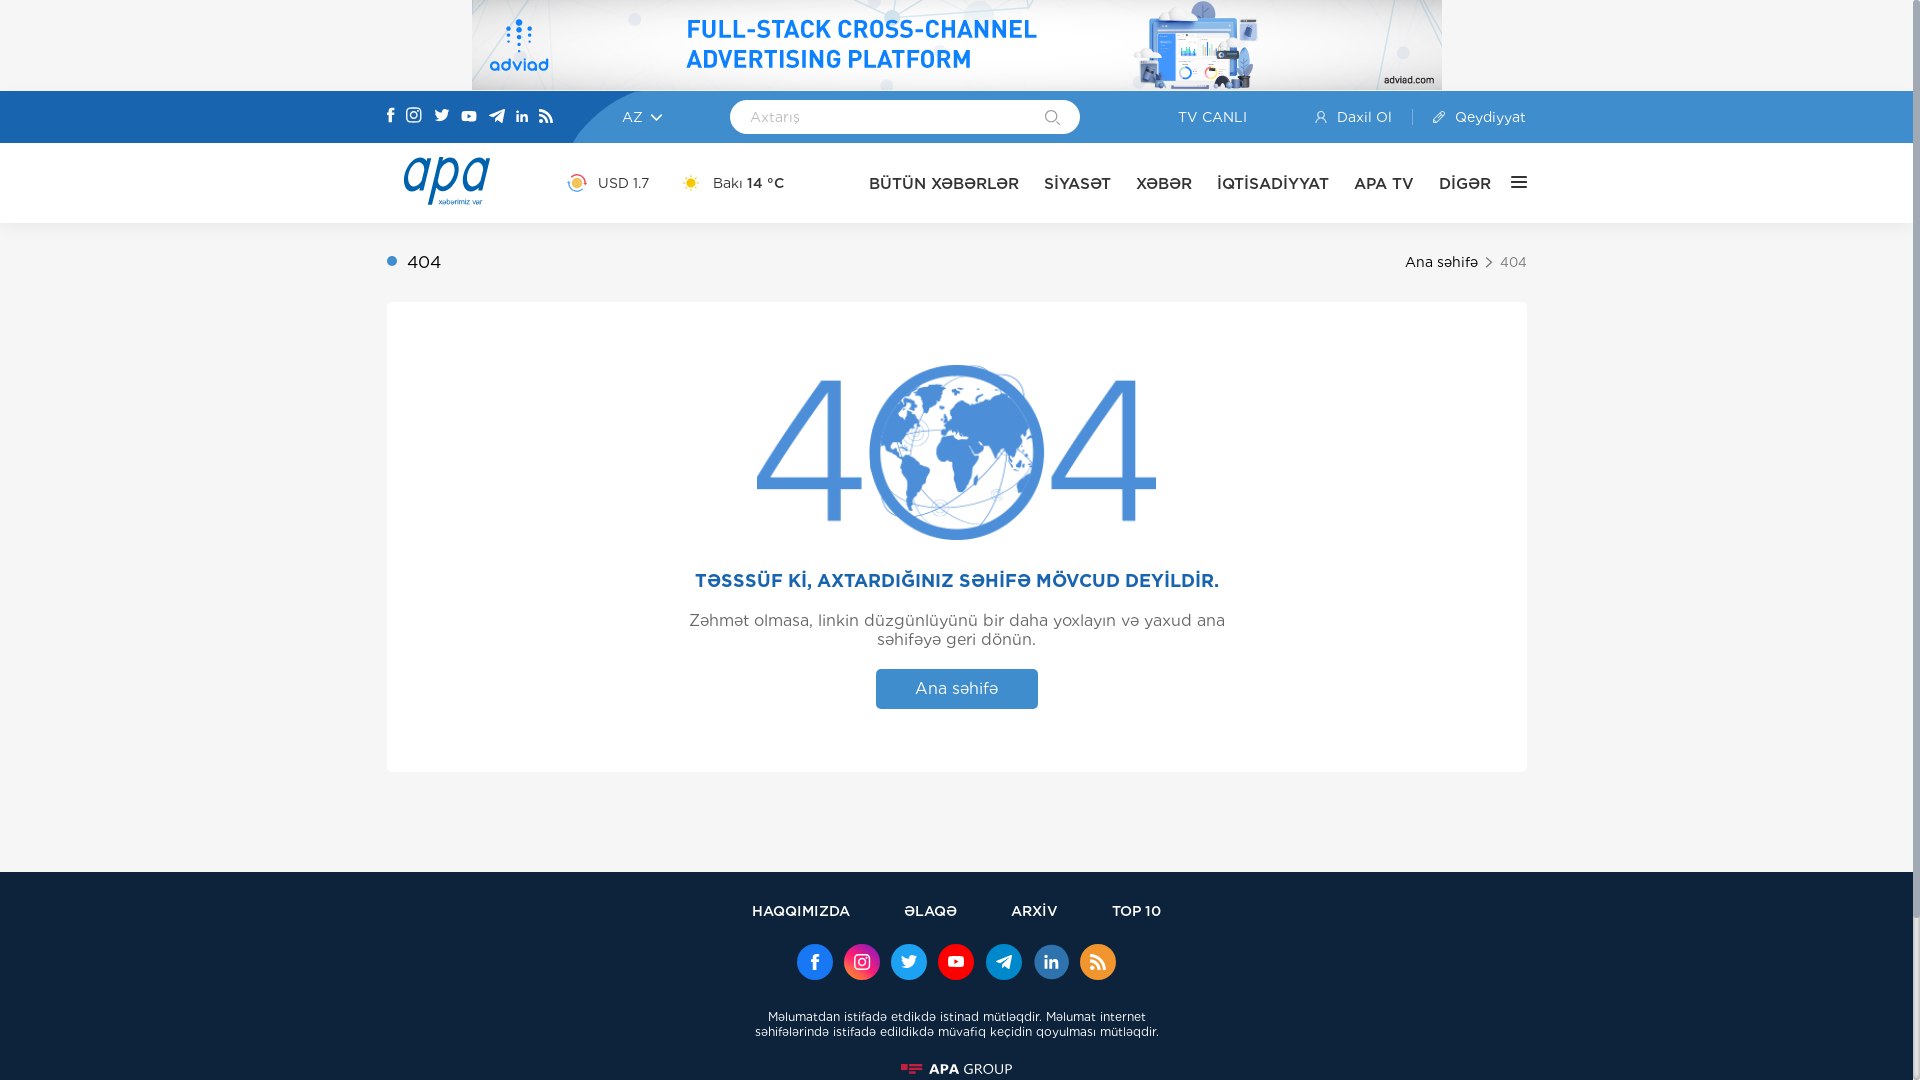 This screenshot has height=1080, width=1920. I want to click on 'USD 1.7', so click(606, 182).